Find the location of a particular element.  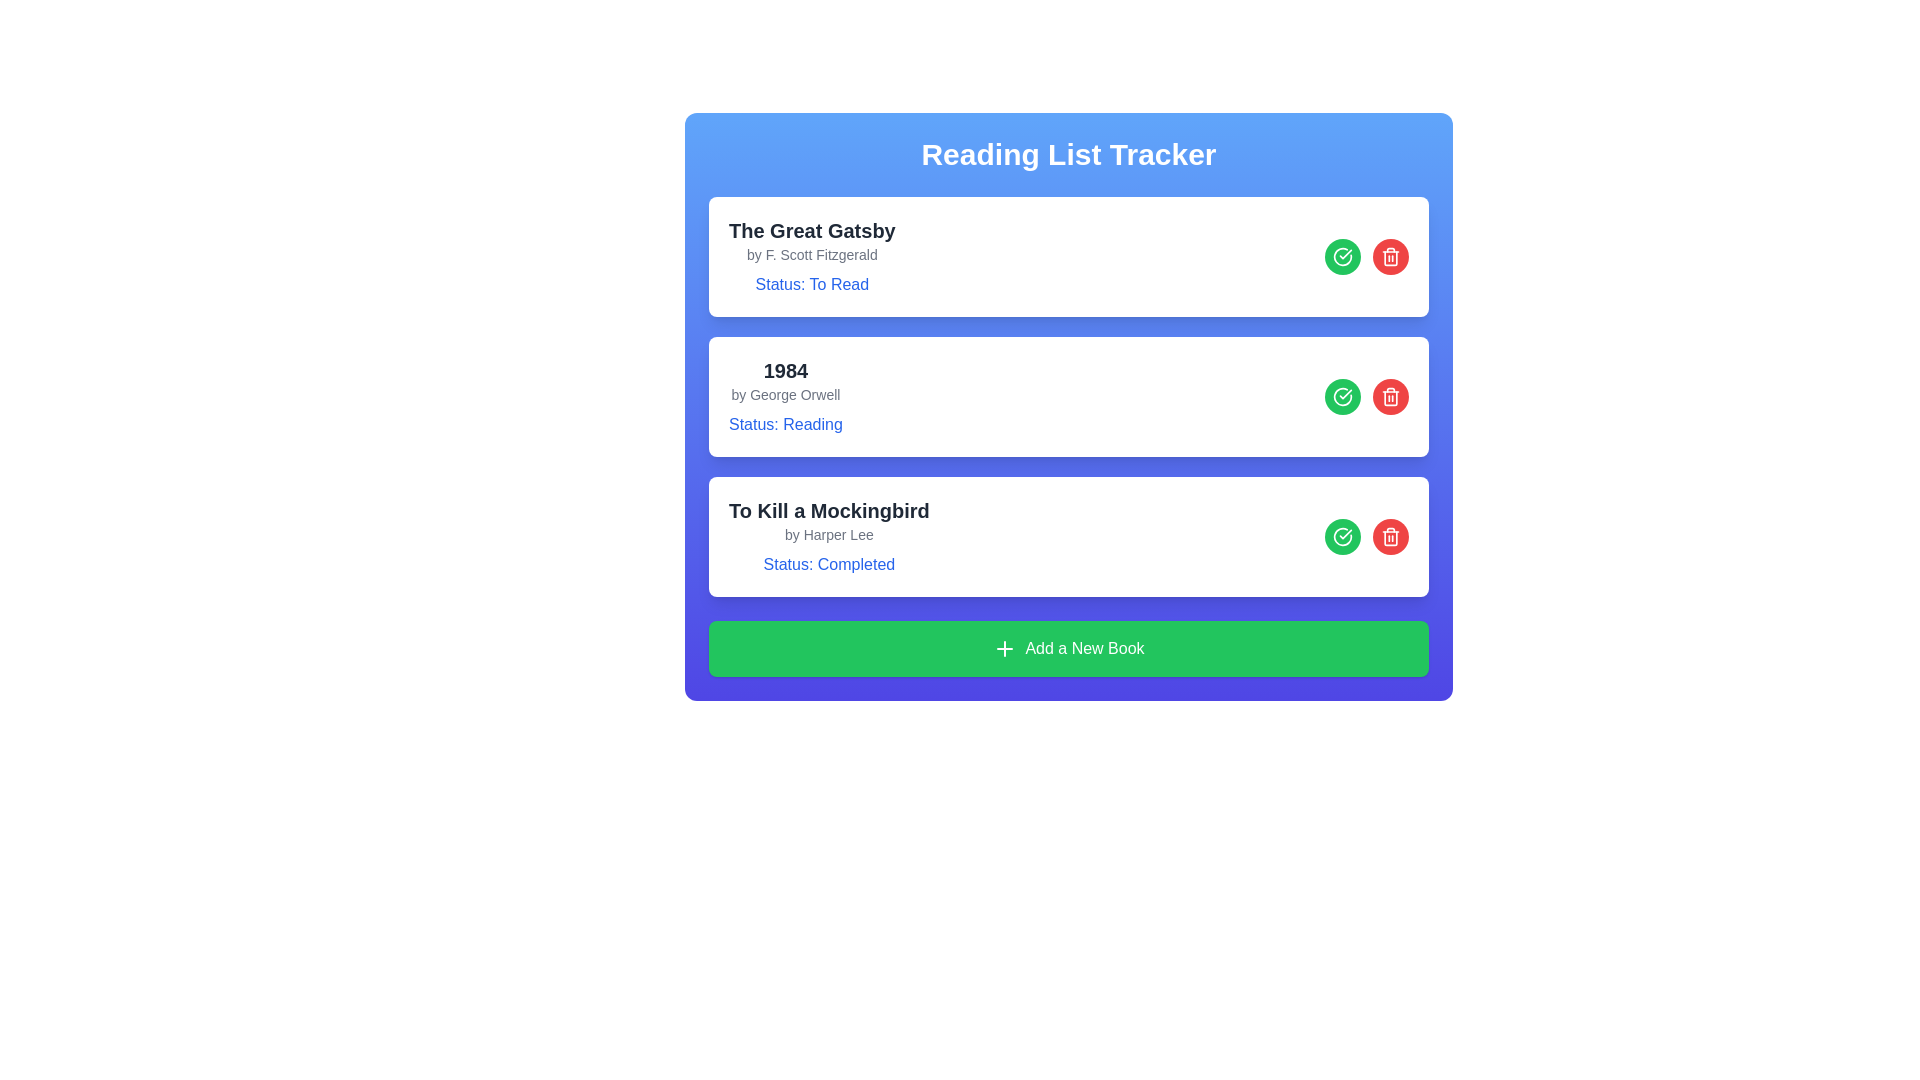

the trash icon button with a red circular background located at the far right of the second row in the list titled '1984' by George Orwell is located at coordinates (1390, 256).